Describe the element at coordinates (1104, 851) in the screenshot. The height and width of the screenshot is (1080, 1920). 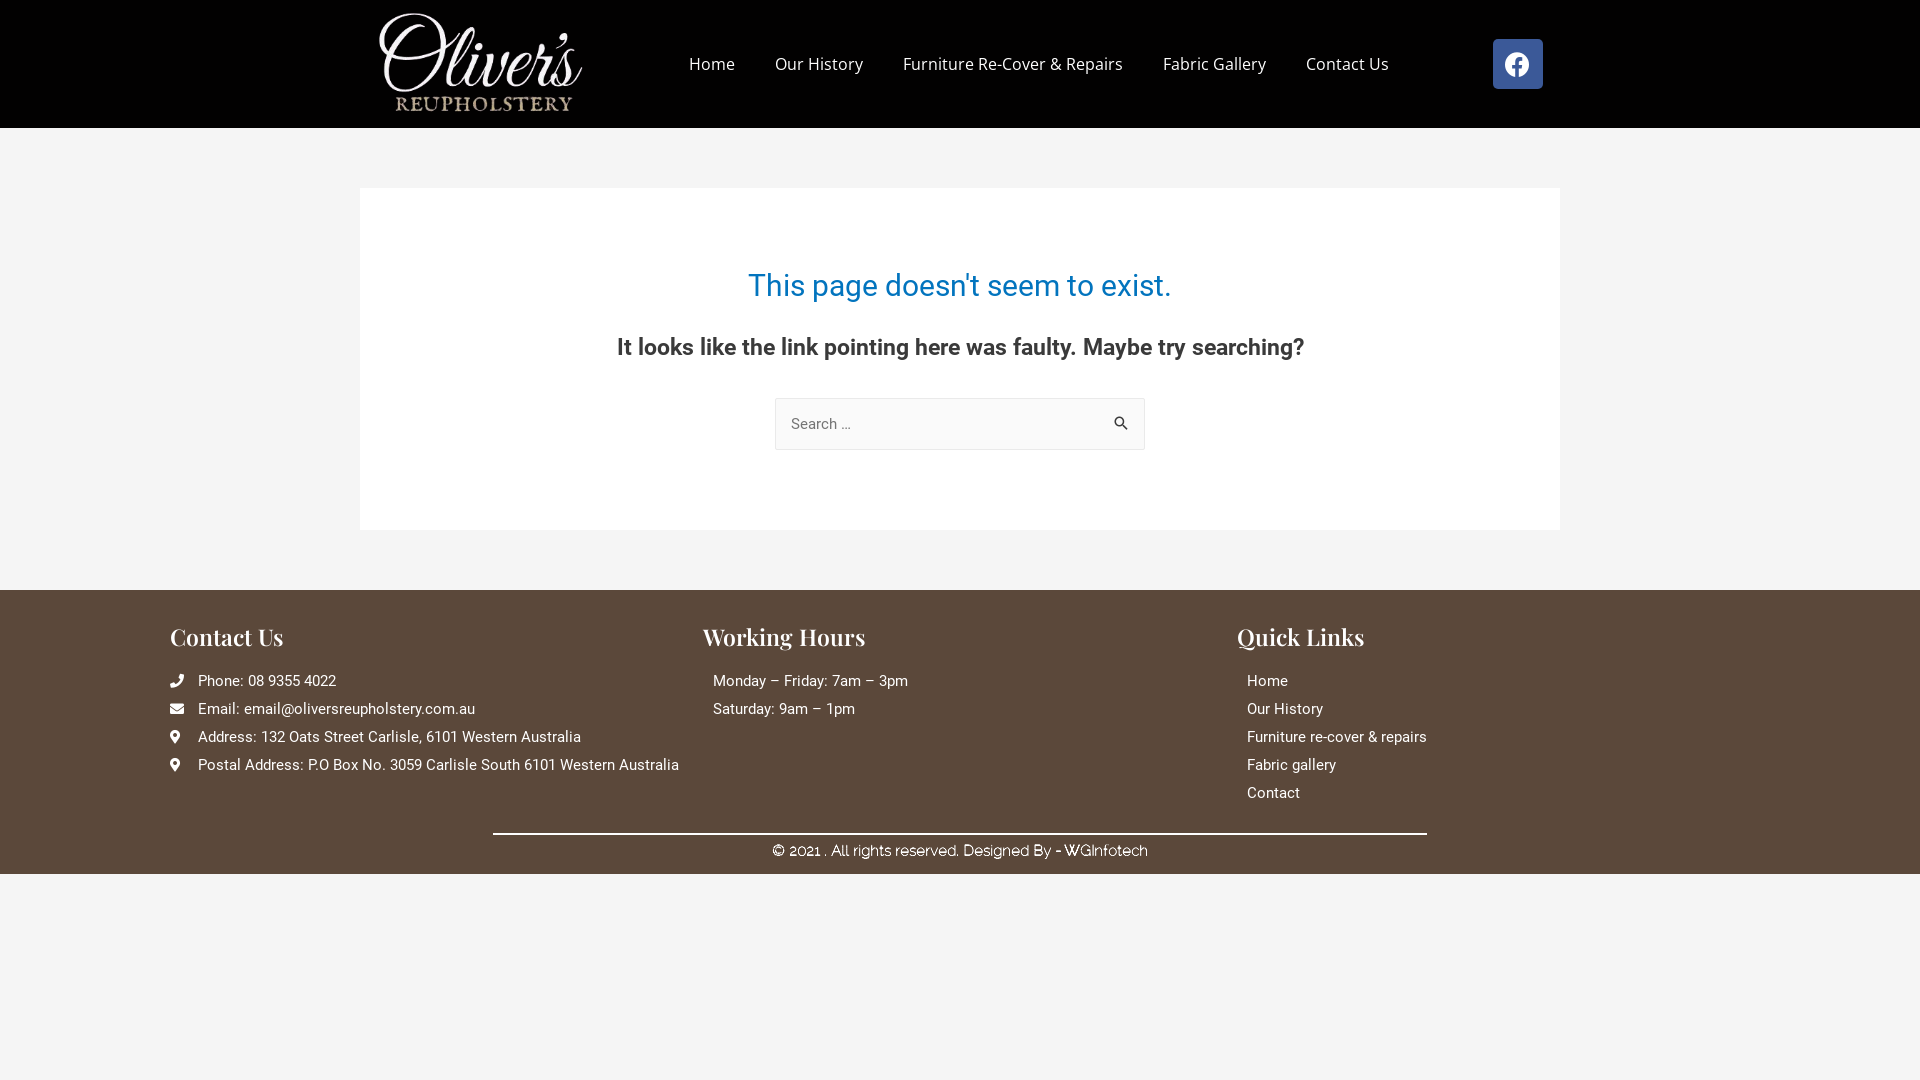
I see `'WGInfotech'` at that location.